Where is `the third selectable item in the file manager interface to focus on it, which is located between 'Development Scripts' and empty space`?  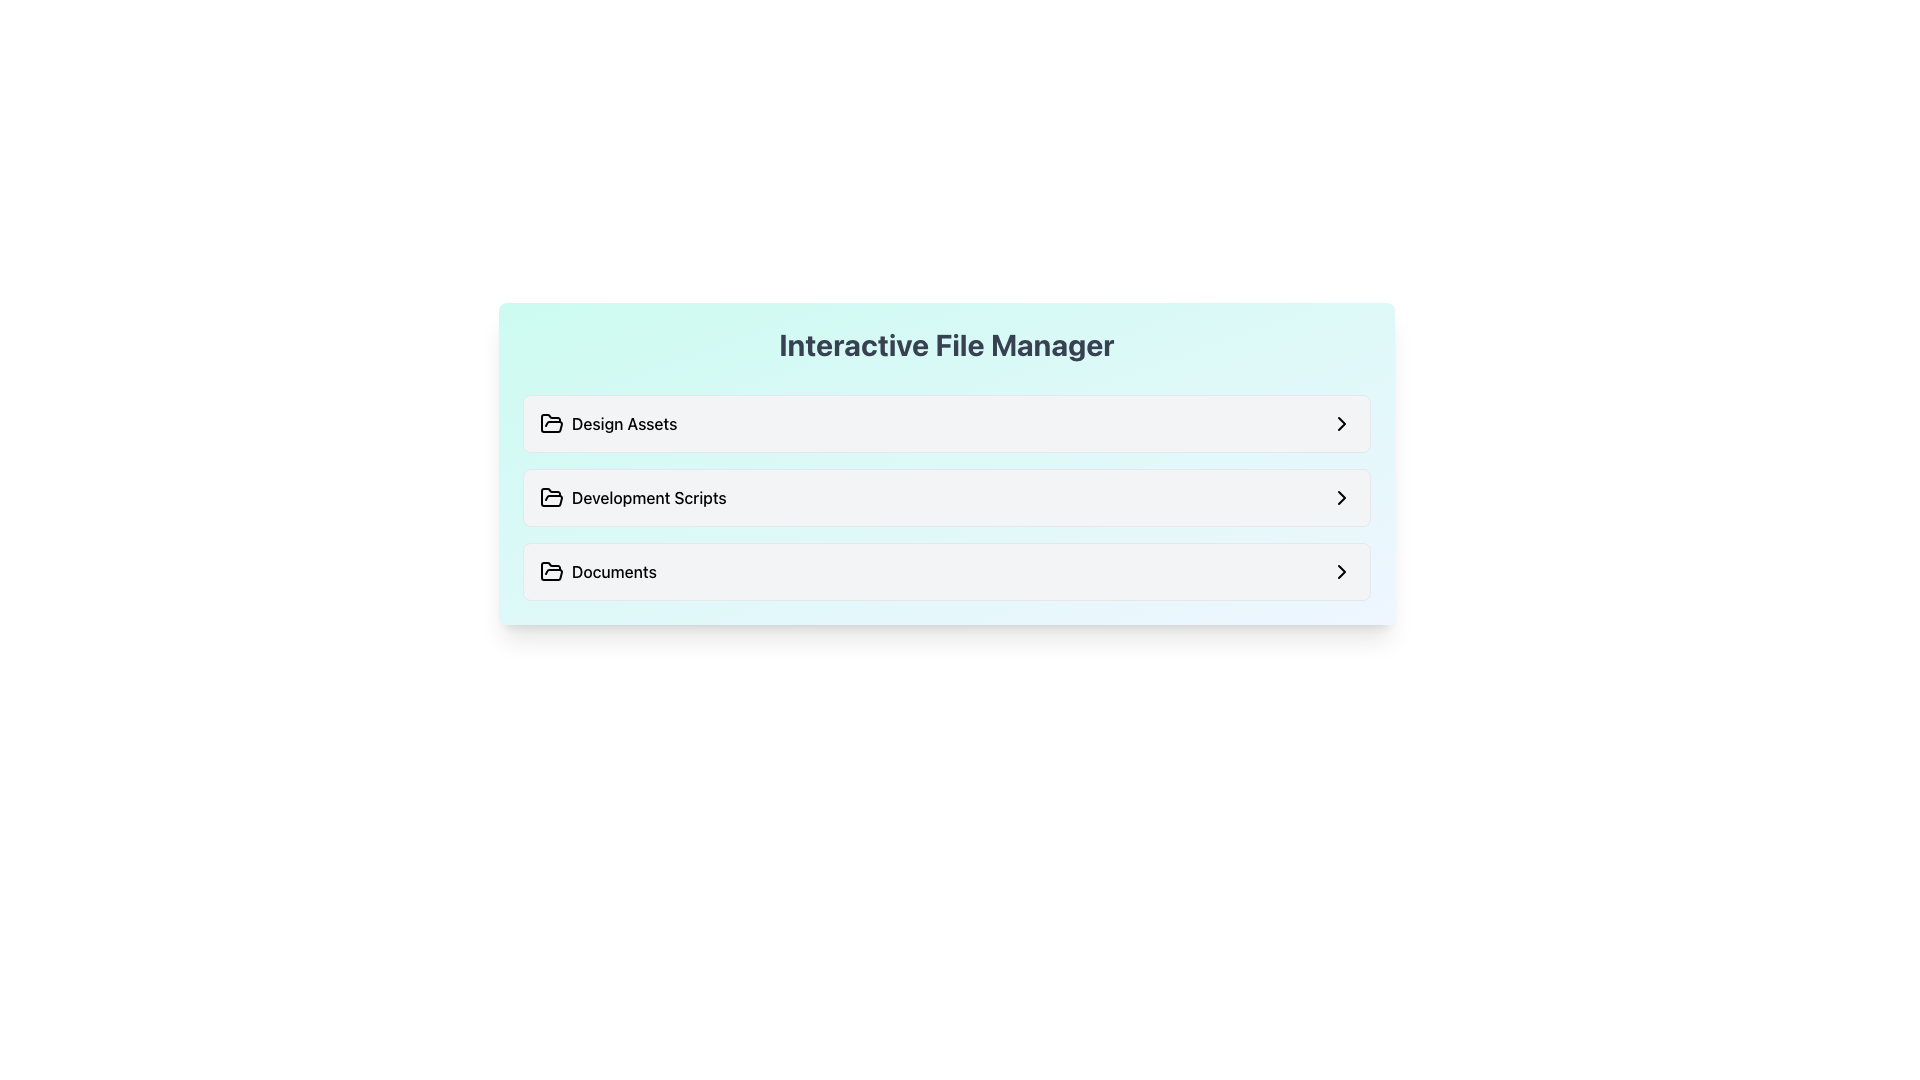 the third selectable item in the file manager interface to focus on it, which is located between 'Development Scripts' and empty space is located at coordinates (945, 571).